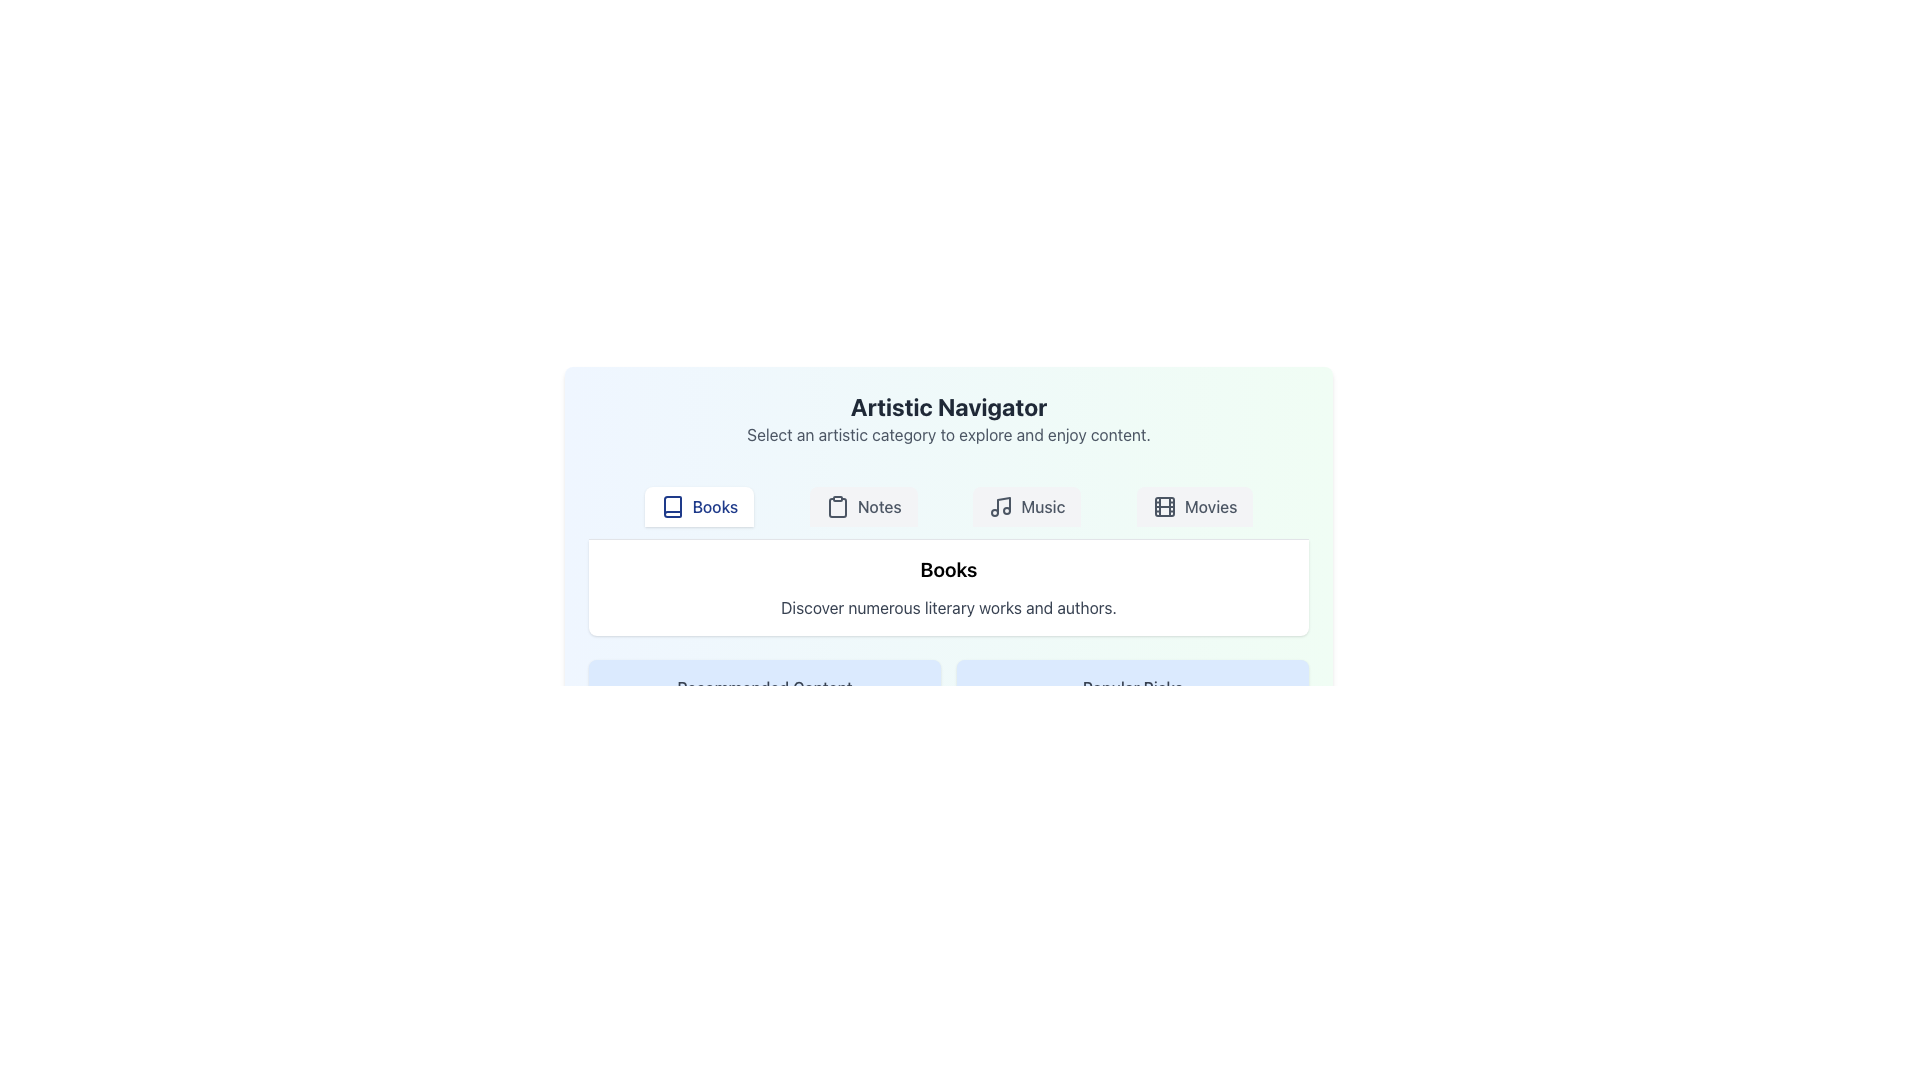 The image size is (1920, 1080). What do you see at coordinates (1132, 686) in the screenshot?
I see `the 'Popular Picks' text label located in the bottom-right corner of the interface, if it is interactive` at bounding box center [1132, 686].